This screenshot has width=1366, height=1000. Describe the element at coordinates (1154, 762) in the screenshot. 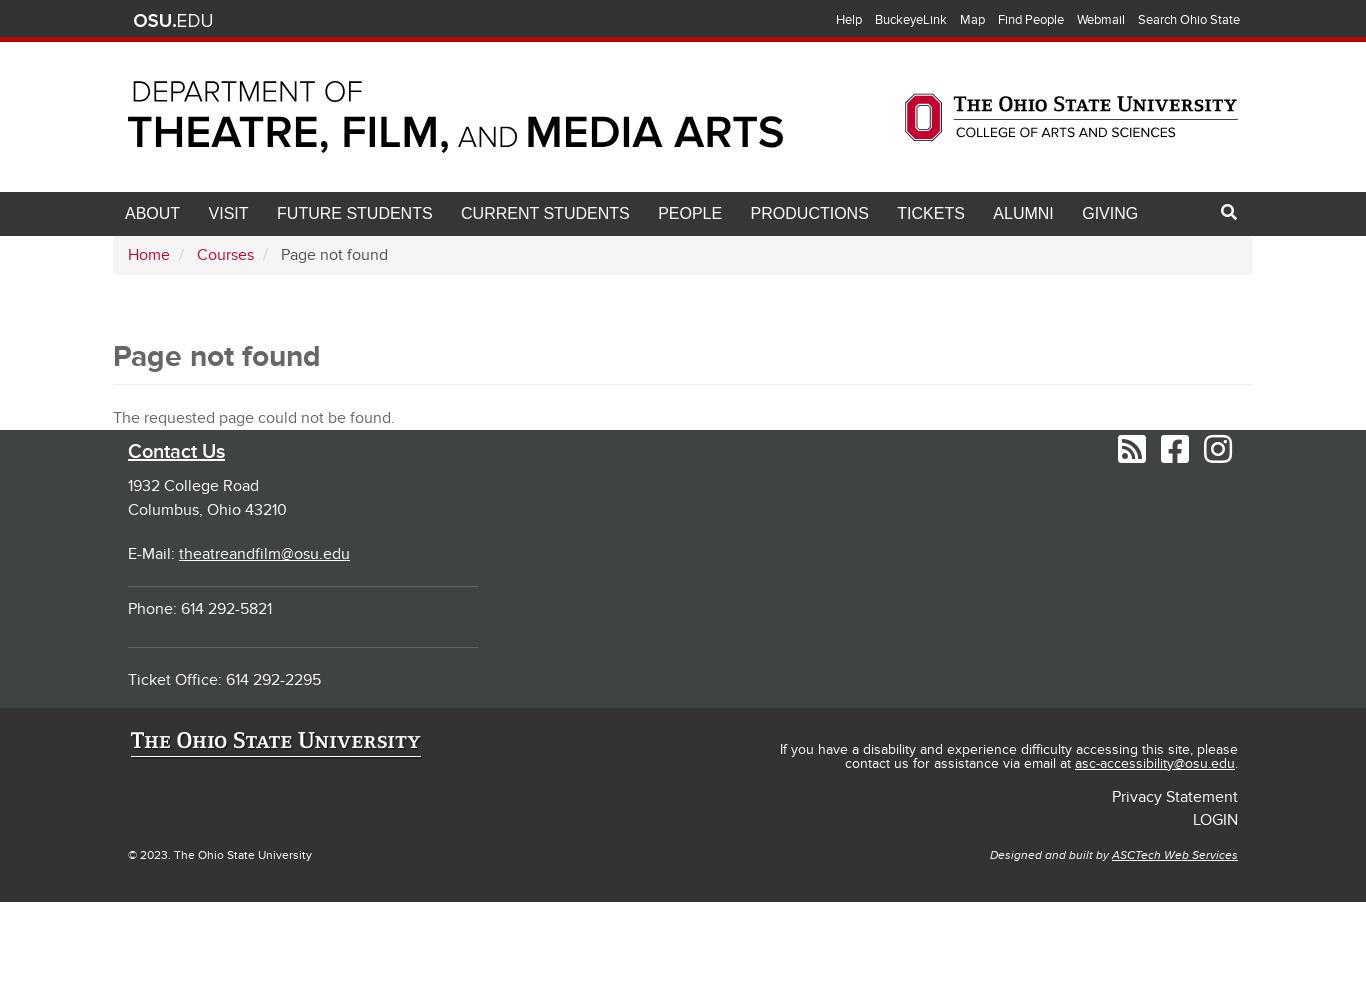

I see `'asc-accessibility@osu.edu'` at that location.